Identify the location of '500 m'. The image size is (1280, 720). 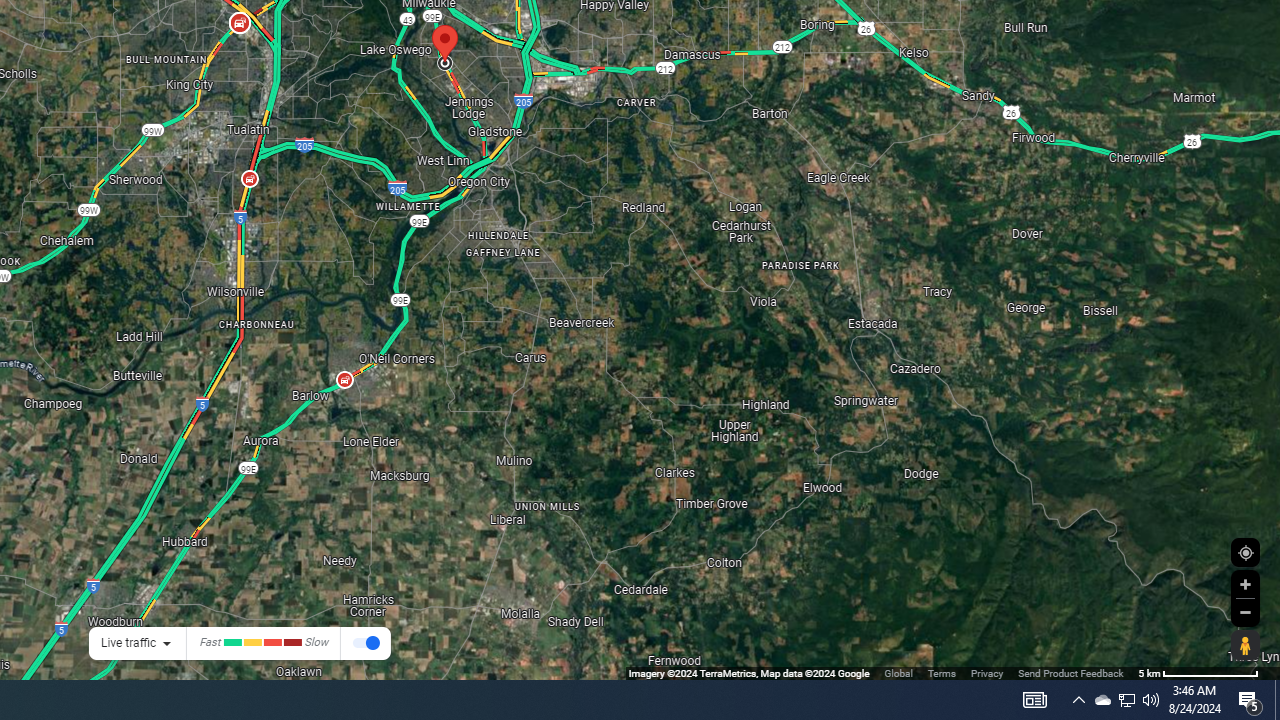
(1198, 673).